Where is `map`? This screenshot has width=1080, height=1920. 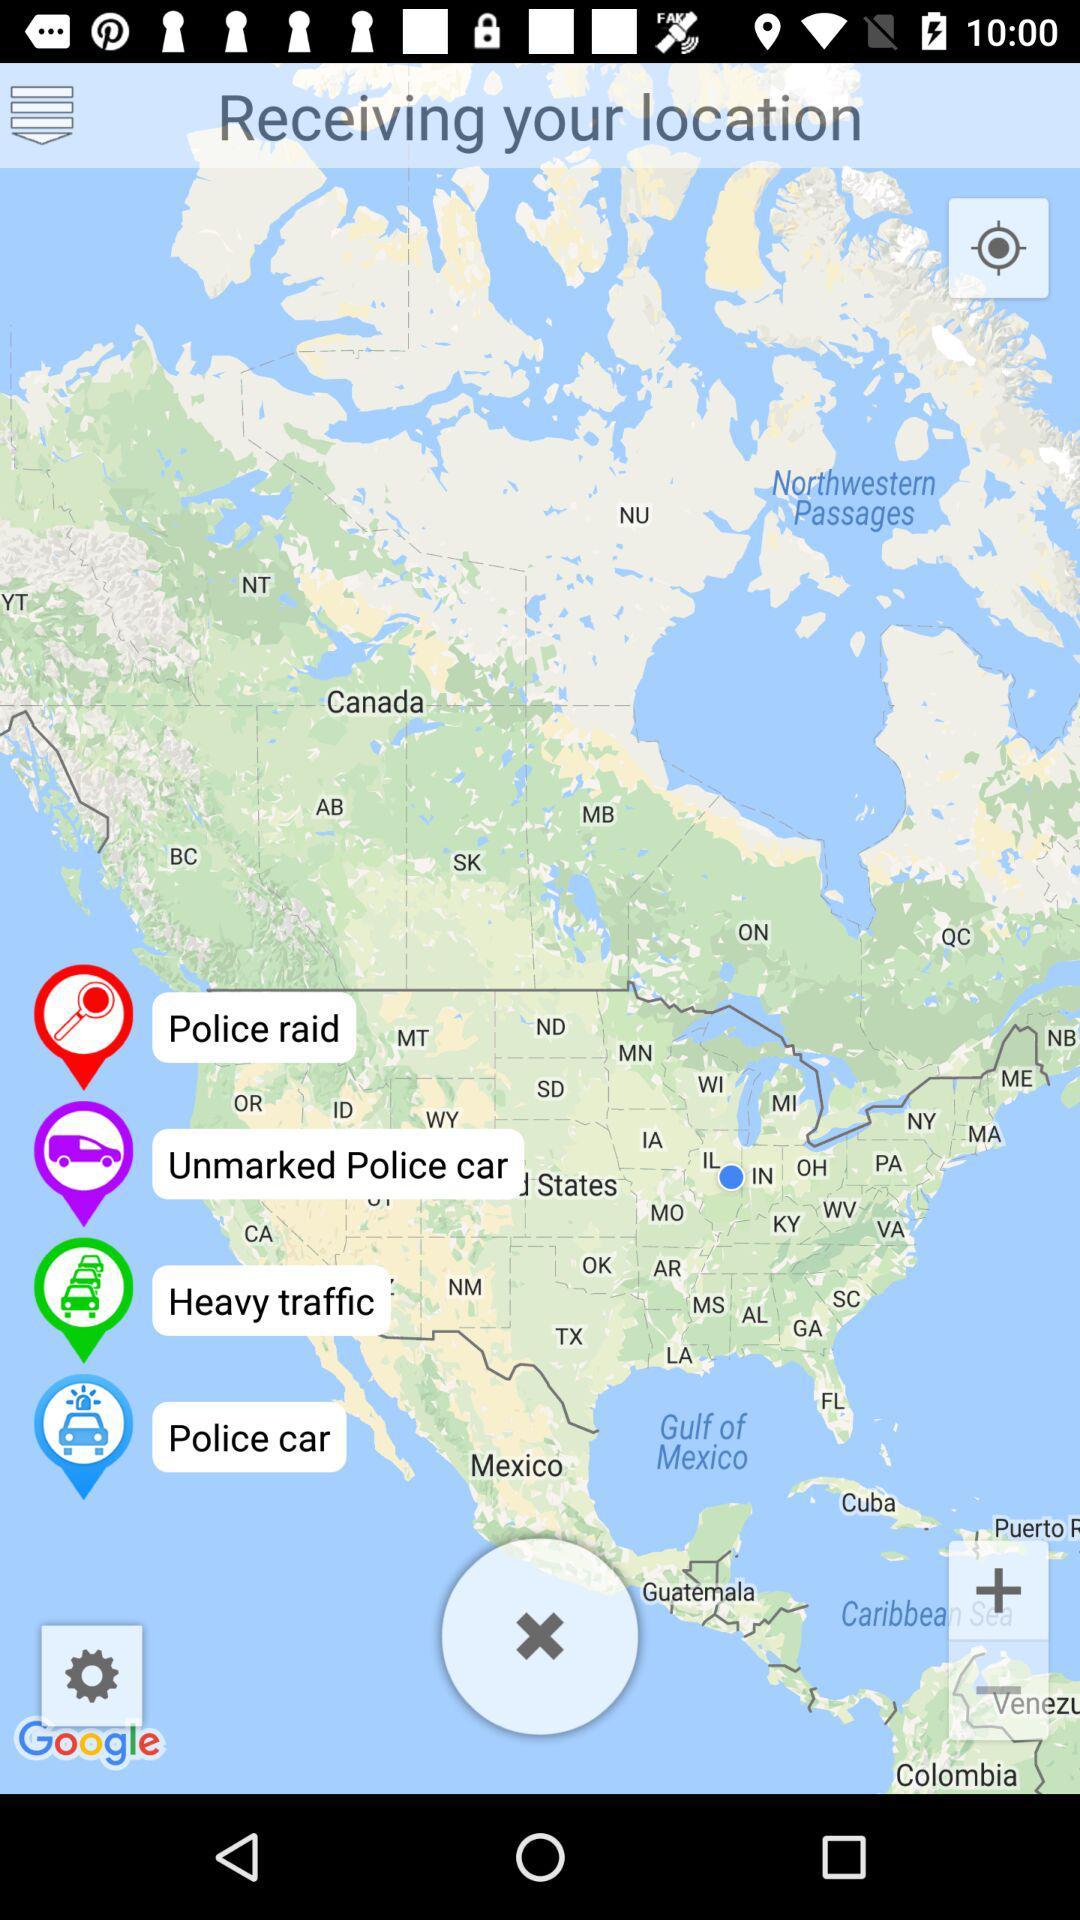 map is located at coordinates (540, 1636).